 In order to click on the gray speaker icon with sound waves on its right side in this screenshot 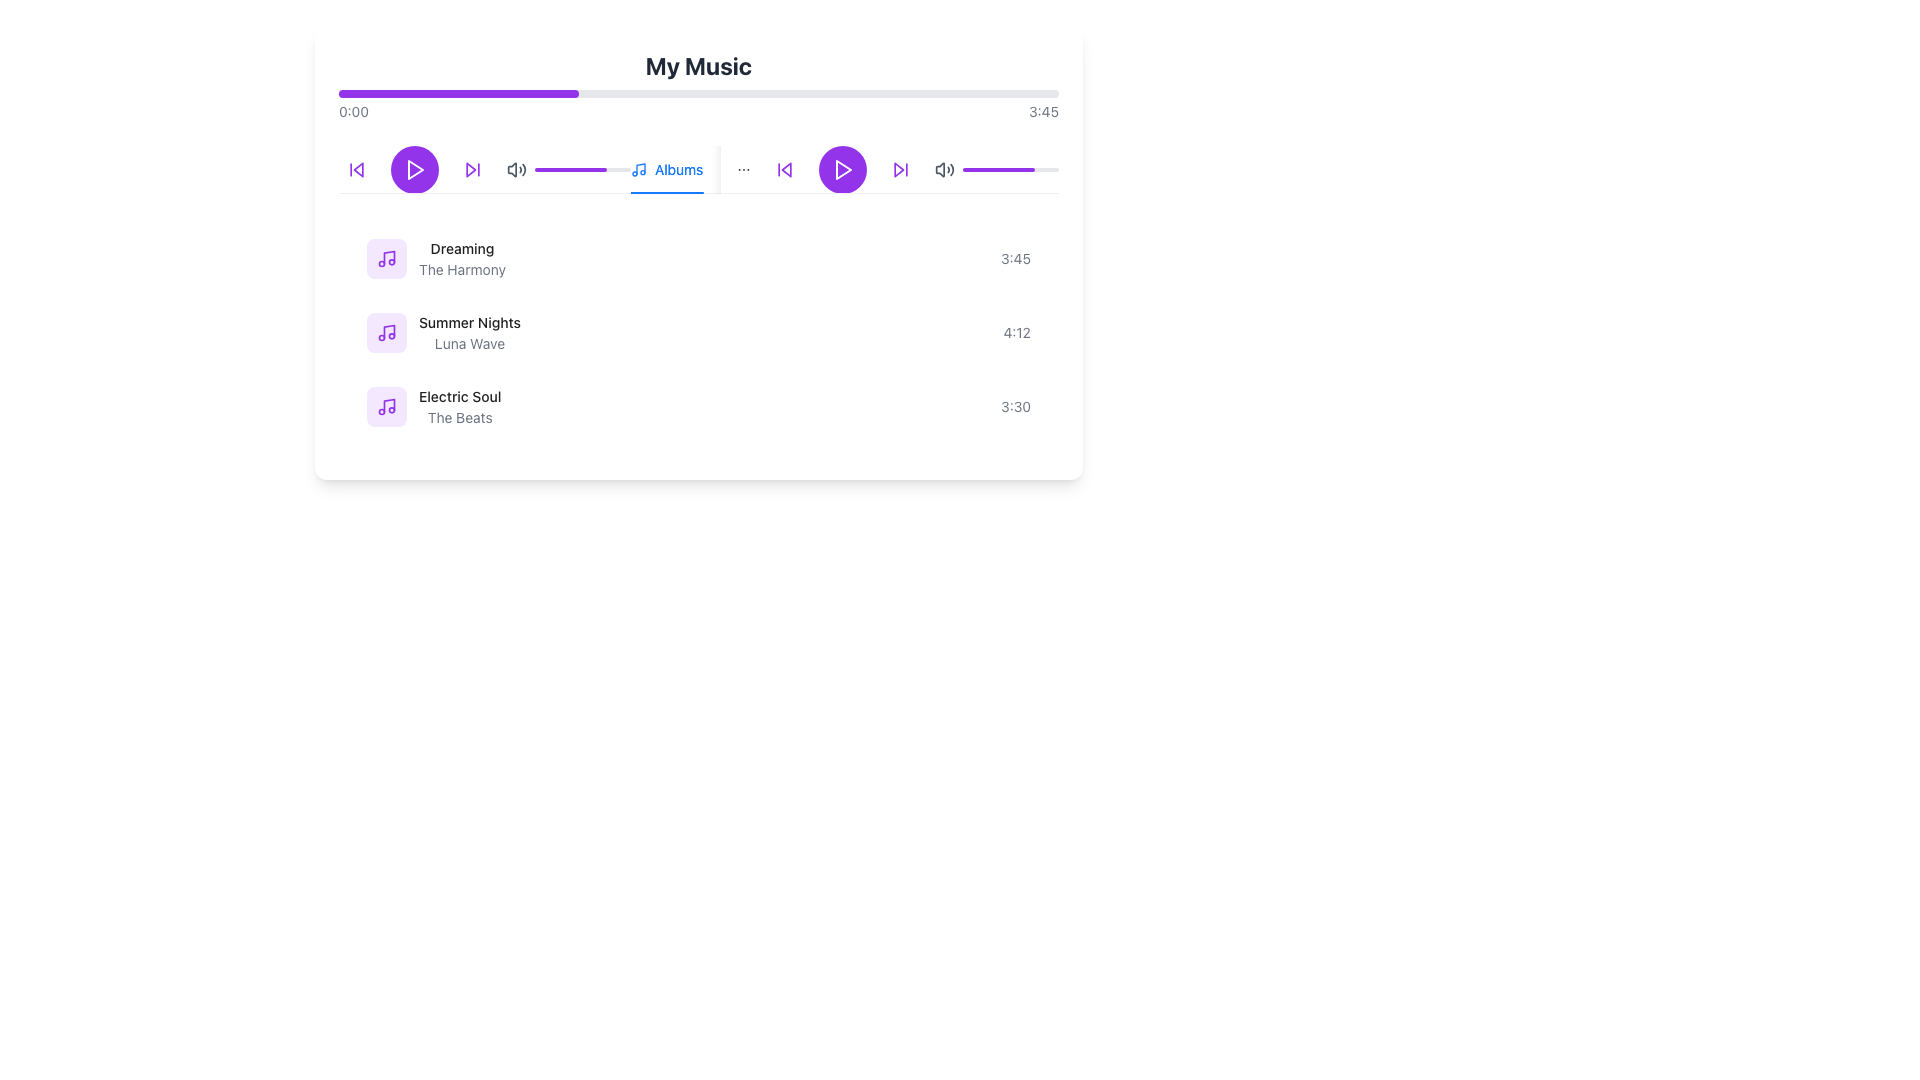, I will do `click(517, 168)`.